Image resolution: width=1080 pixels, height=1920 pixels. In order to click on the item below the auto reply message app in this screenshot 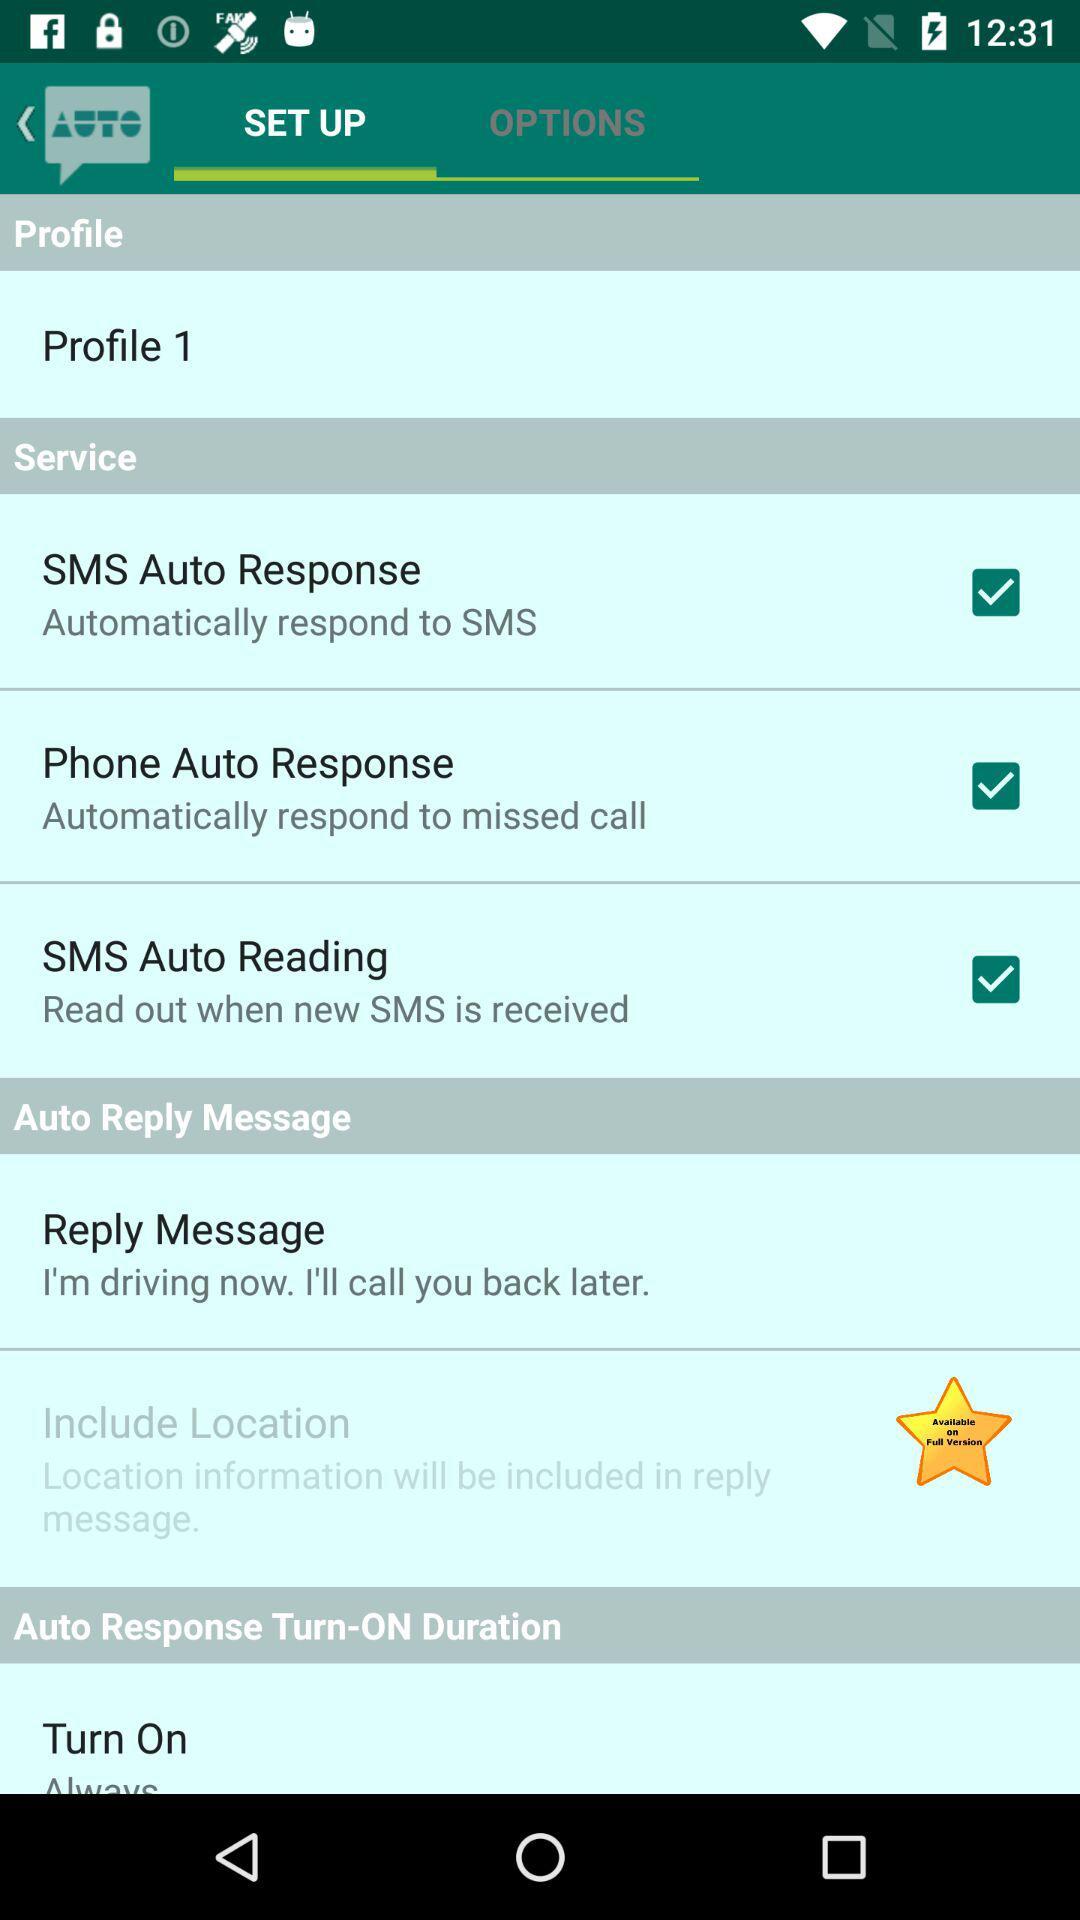, I will do `click(952, 1433)`.